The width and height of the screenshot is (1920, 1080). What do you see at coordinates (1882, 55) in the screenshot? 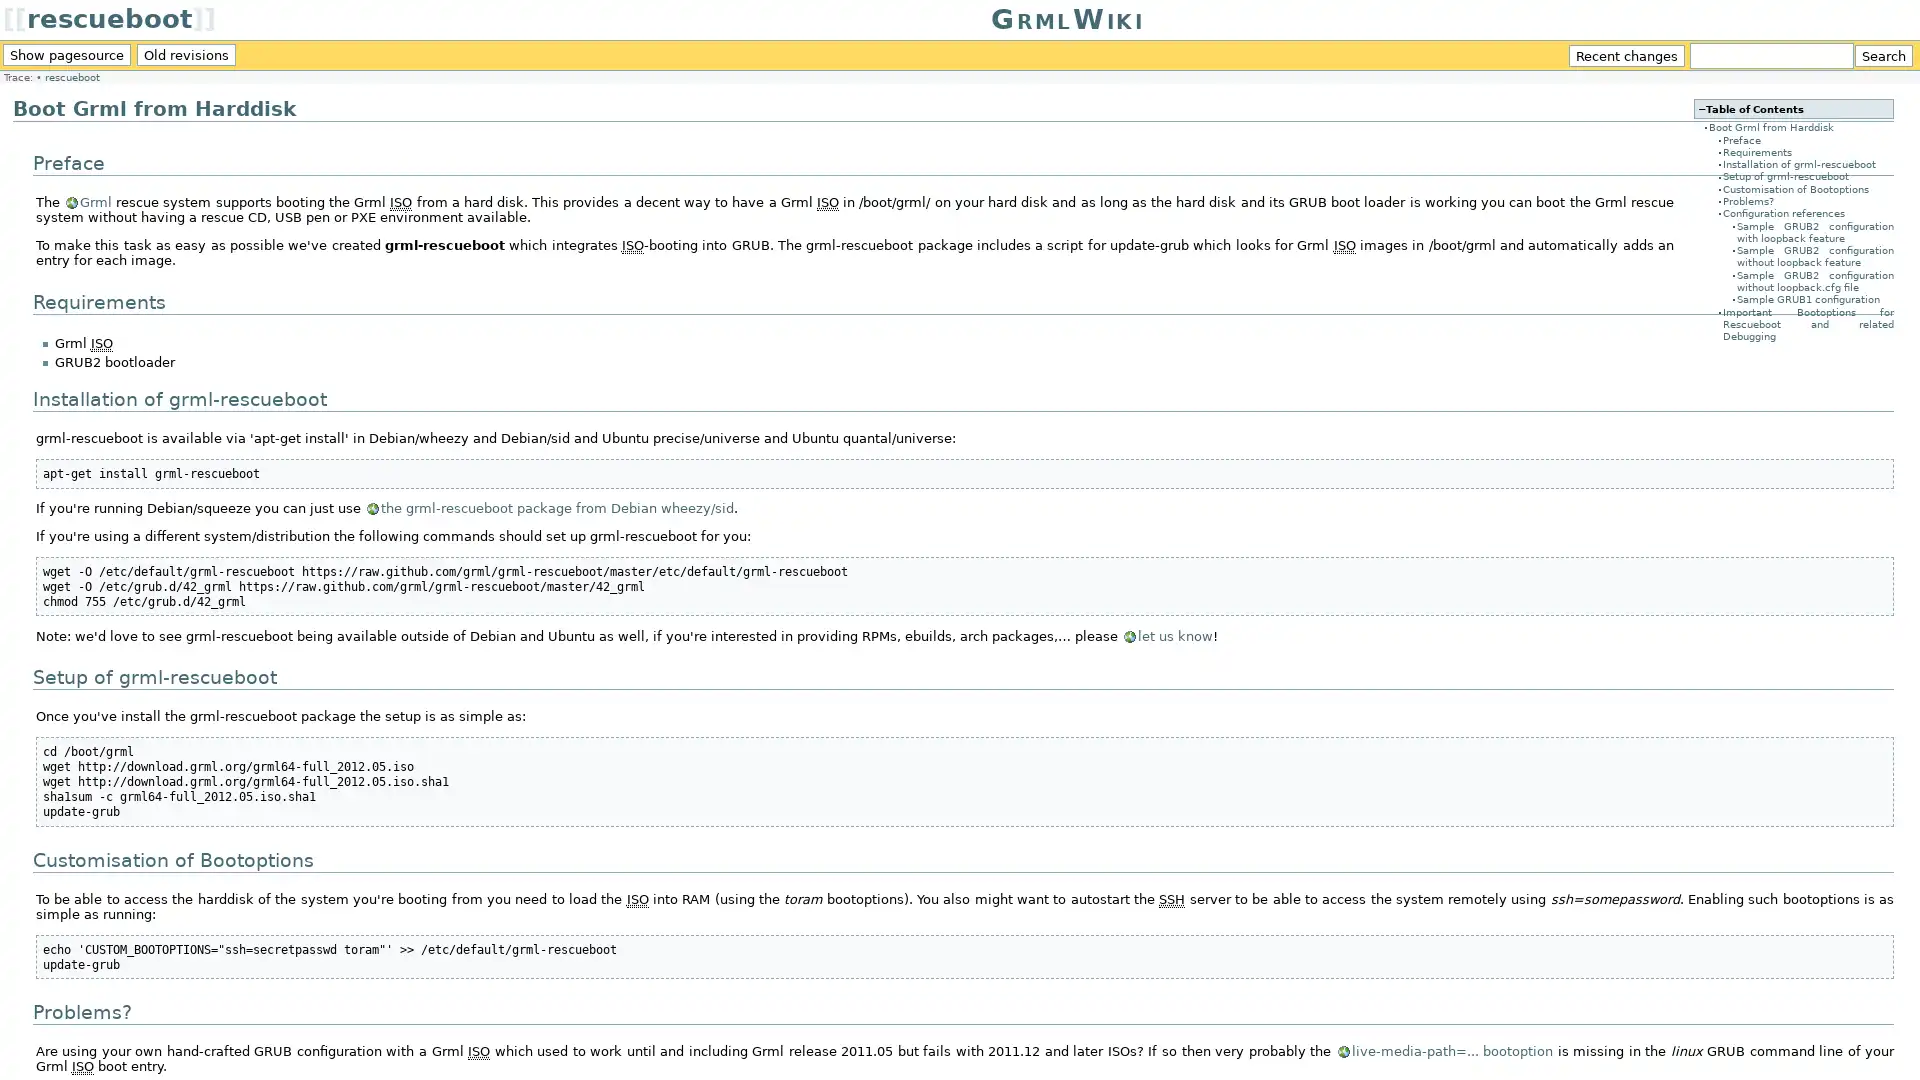
I see `Search` at bounding box center [1882, 55].